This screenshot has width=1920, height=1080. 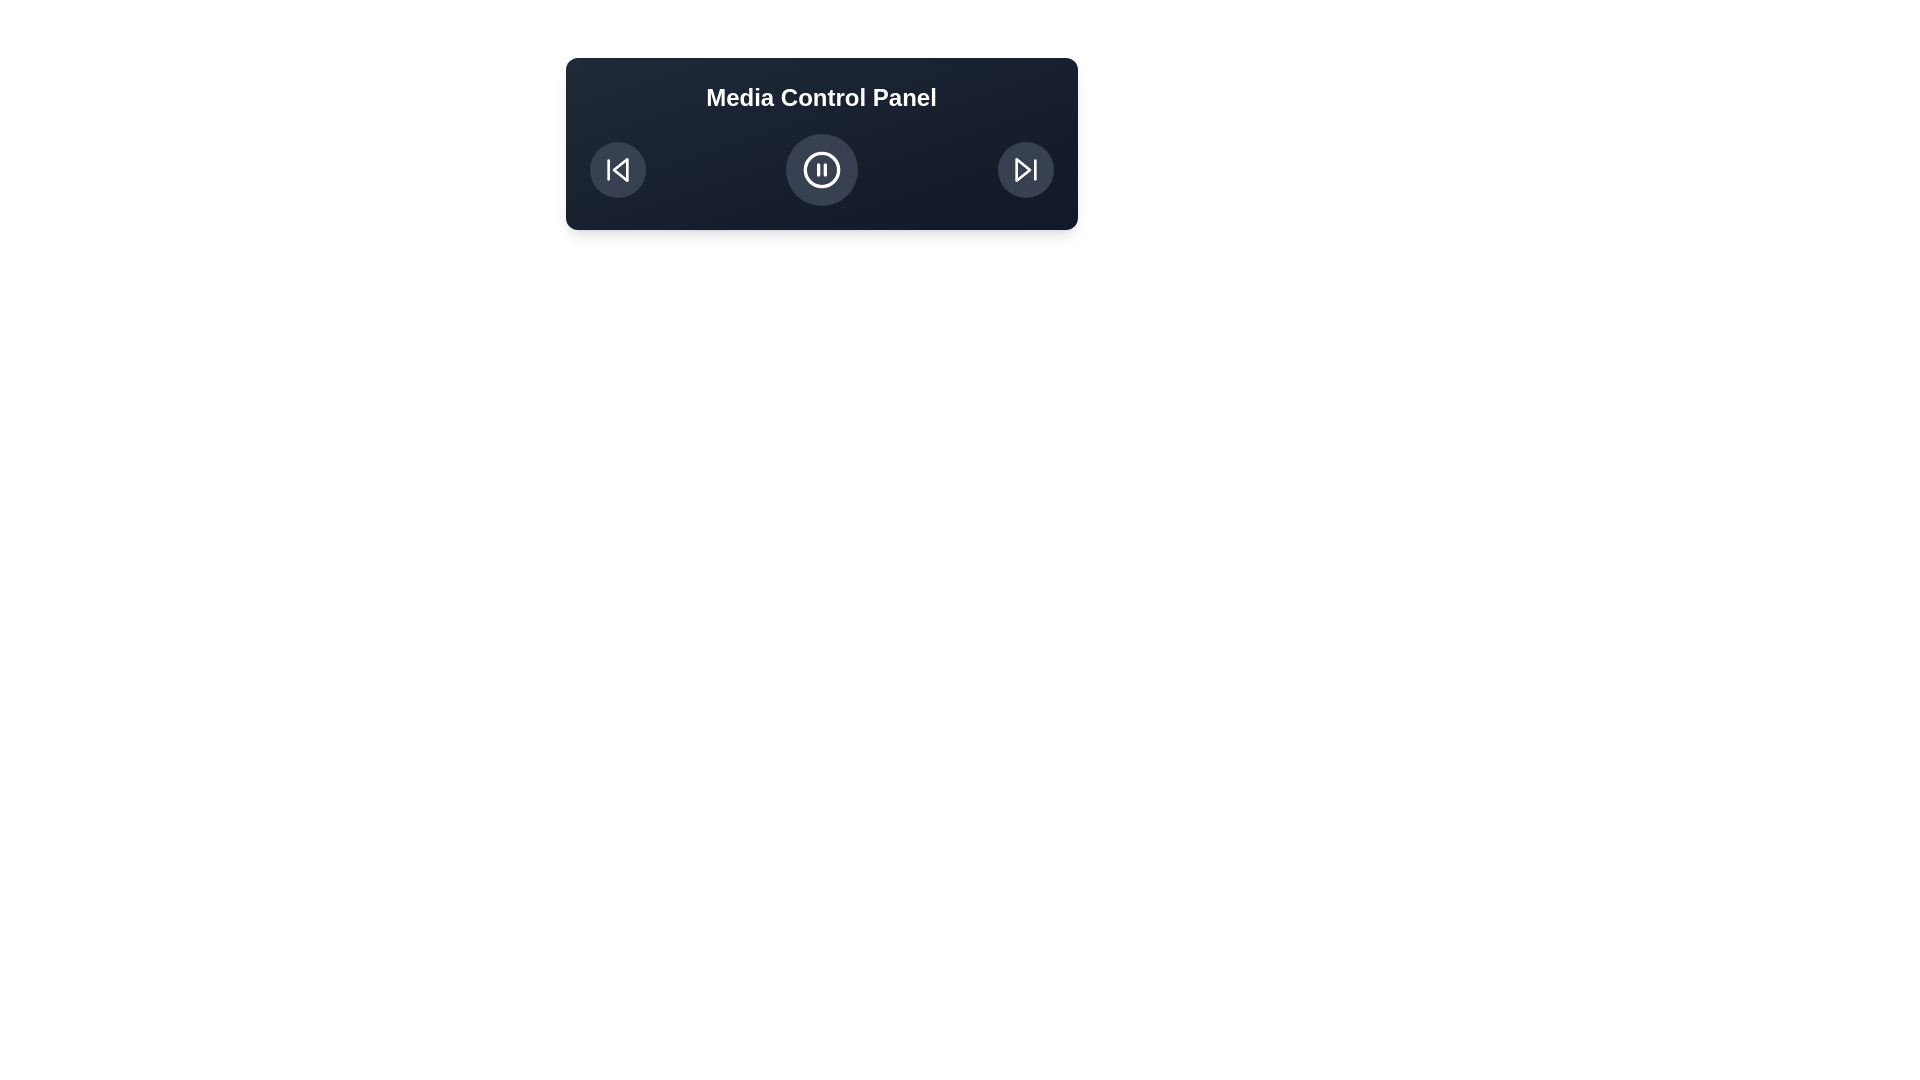 I want to click on the centrally placed Pause button on the media control panel to temporarily stop playback, so click(x=821, y=168).